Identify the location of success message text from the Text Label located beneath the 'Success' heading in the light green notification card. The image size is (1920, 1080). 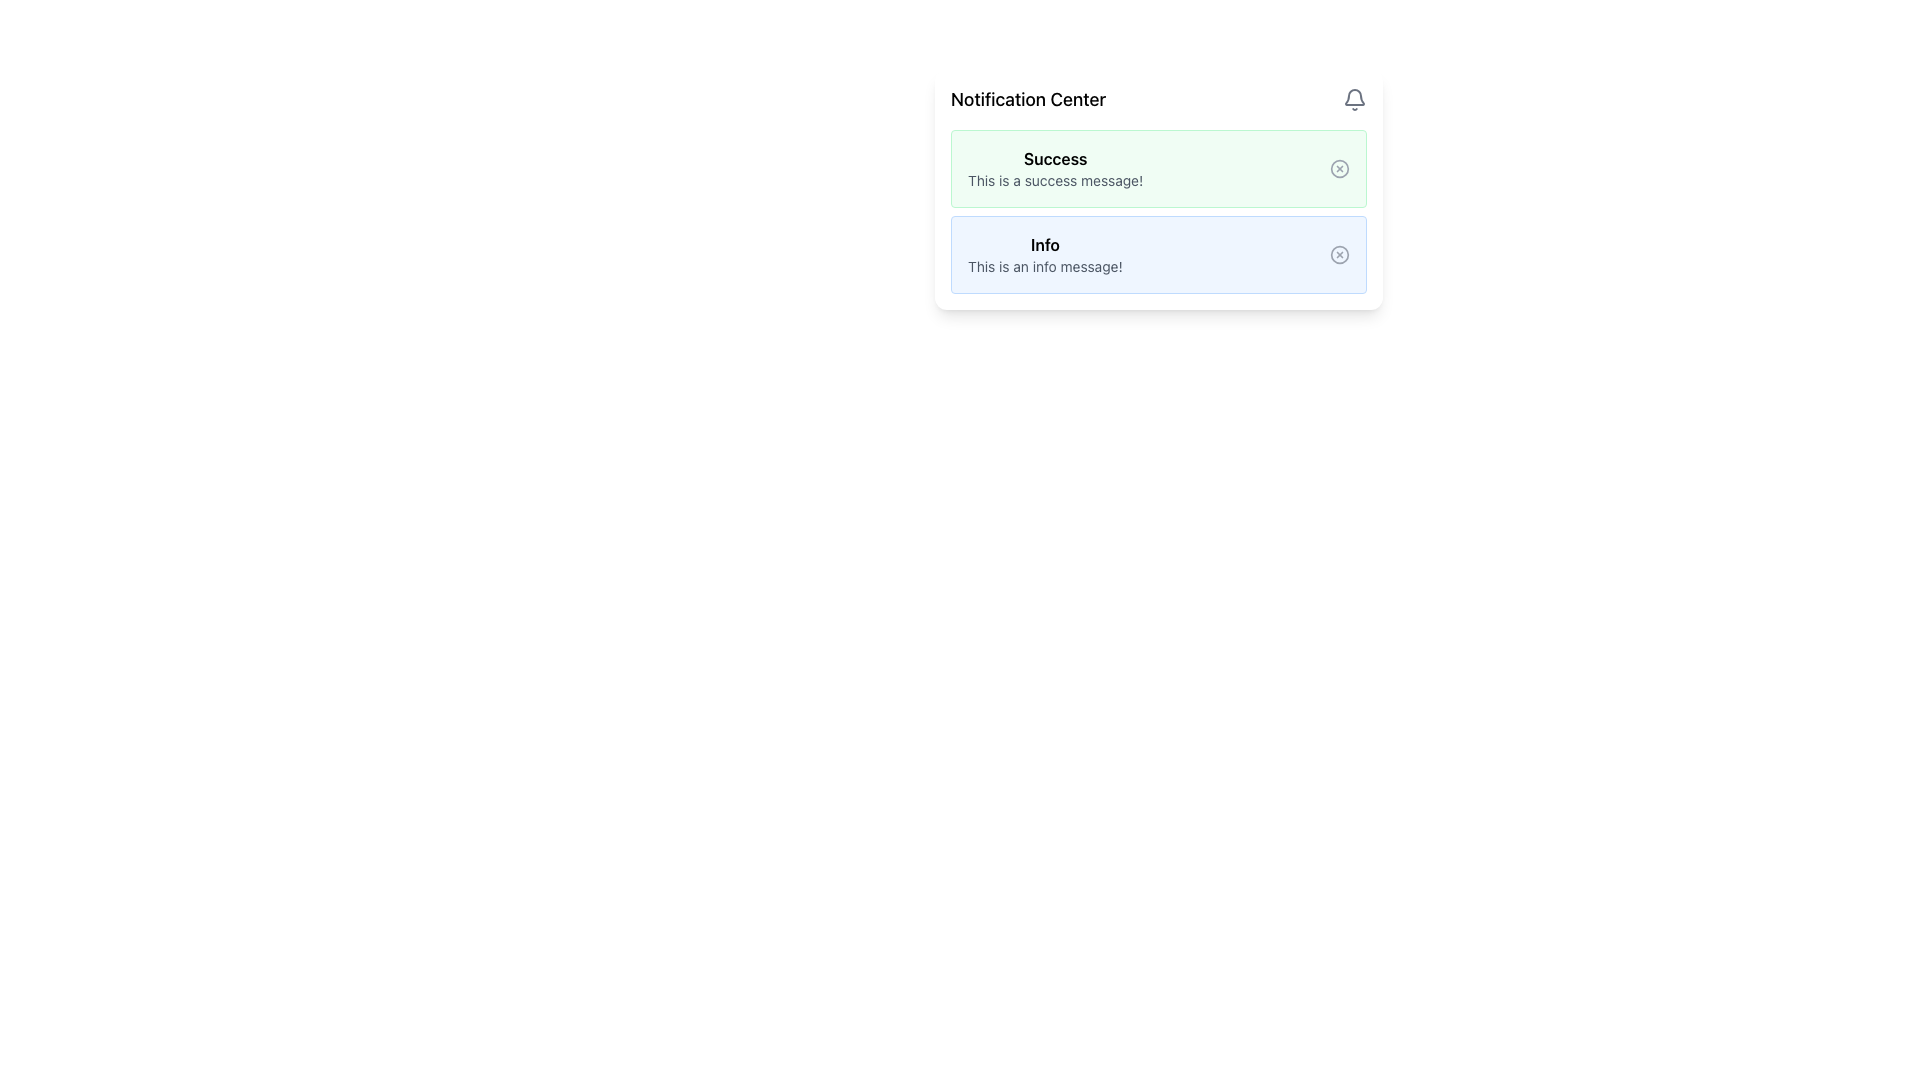
(1054, 181).